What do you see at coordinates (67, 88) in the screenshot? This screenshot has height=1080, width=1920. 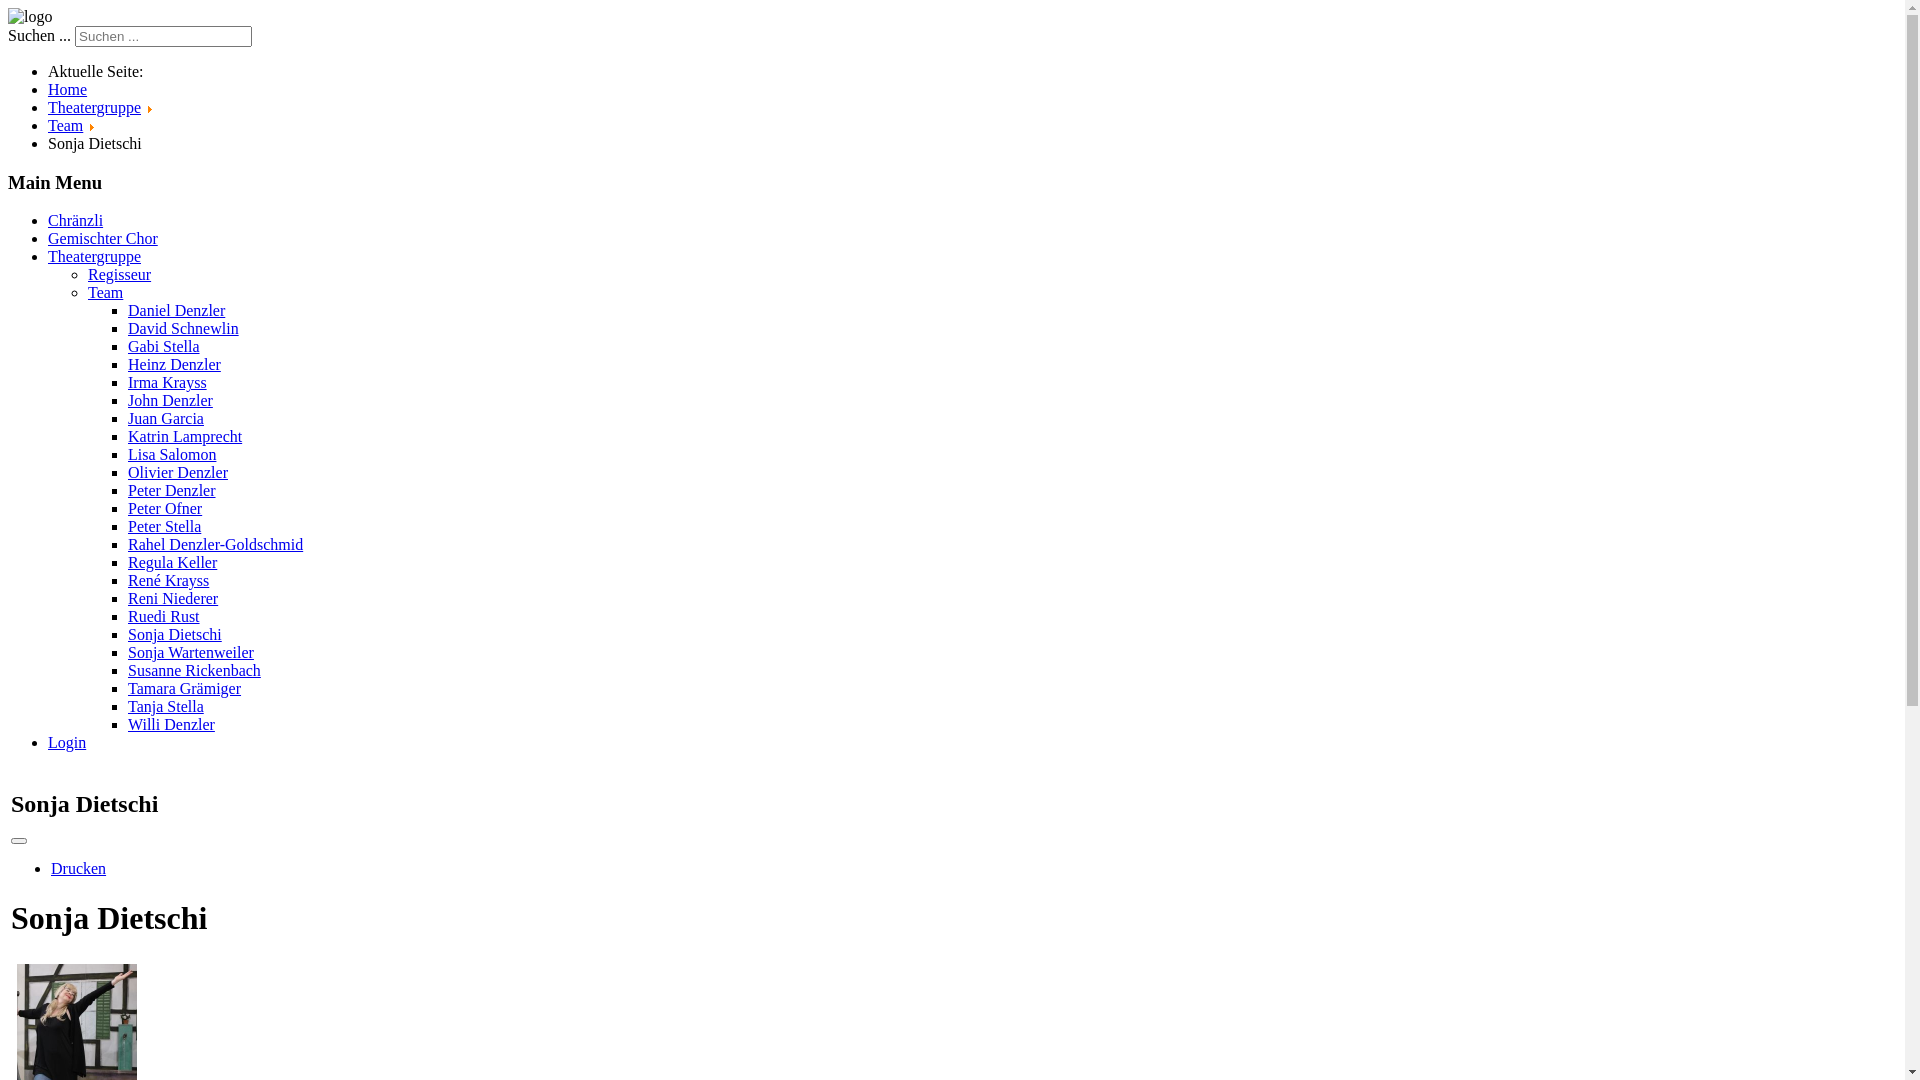 I see `'Home'` at bounding box center [67, 88].